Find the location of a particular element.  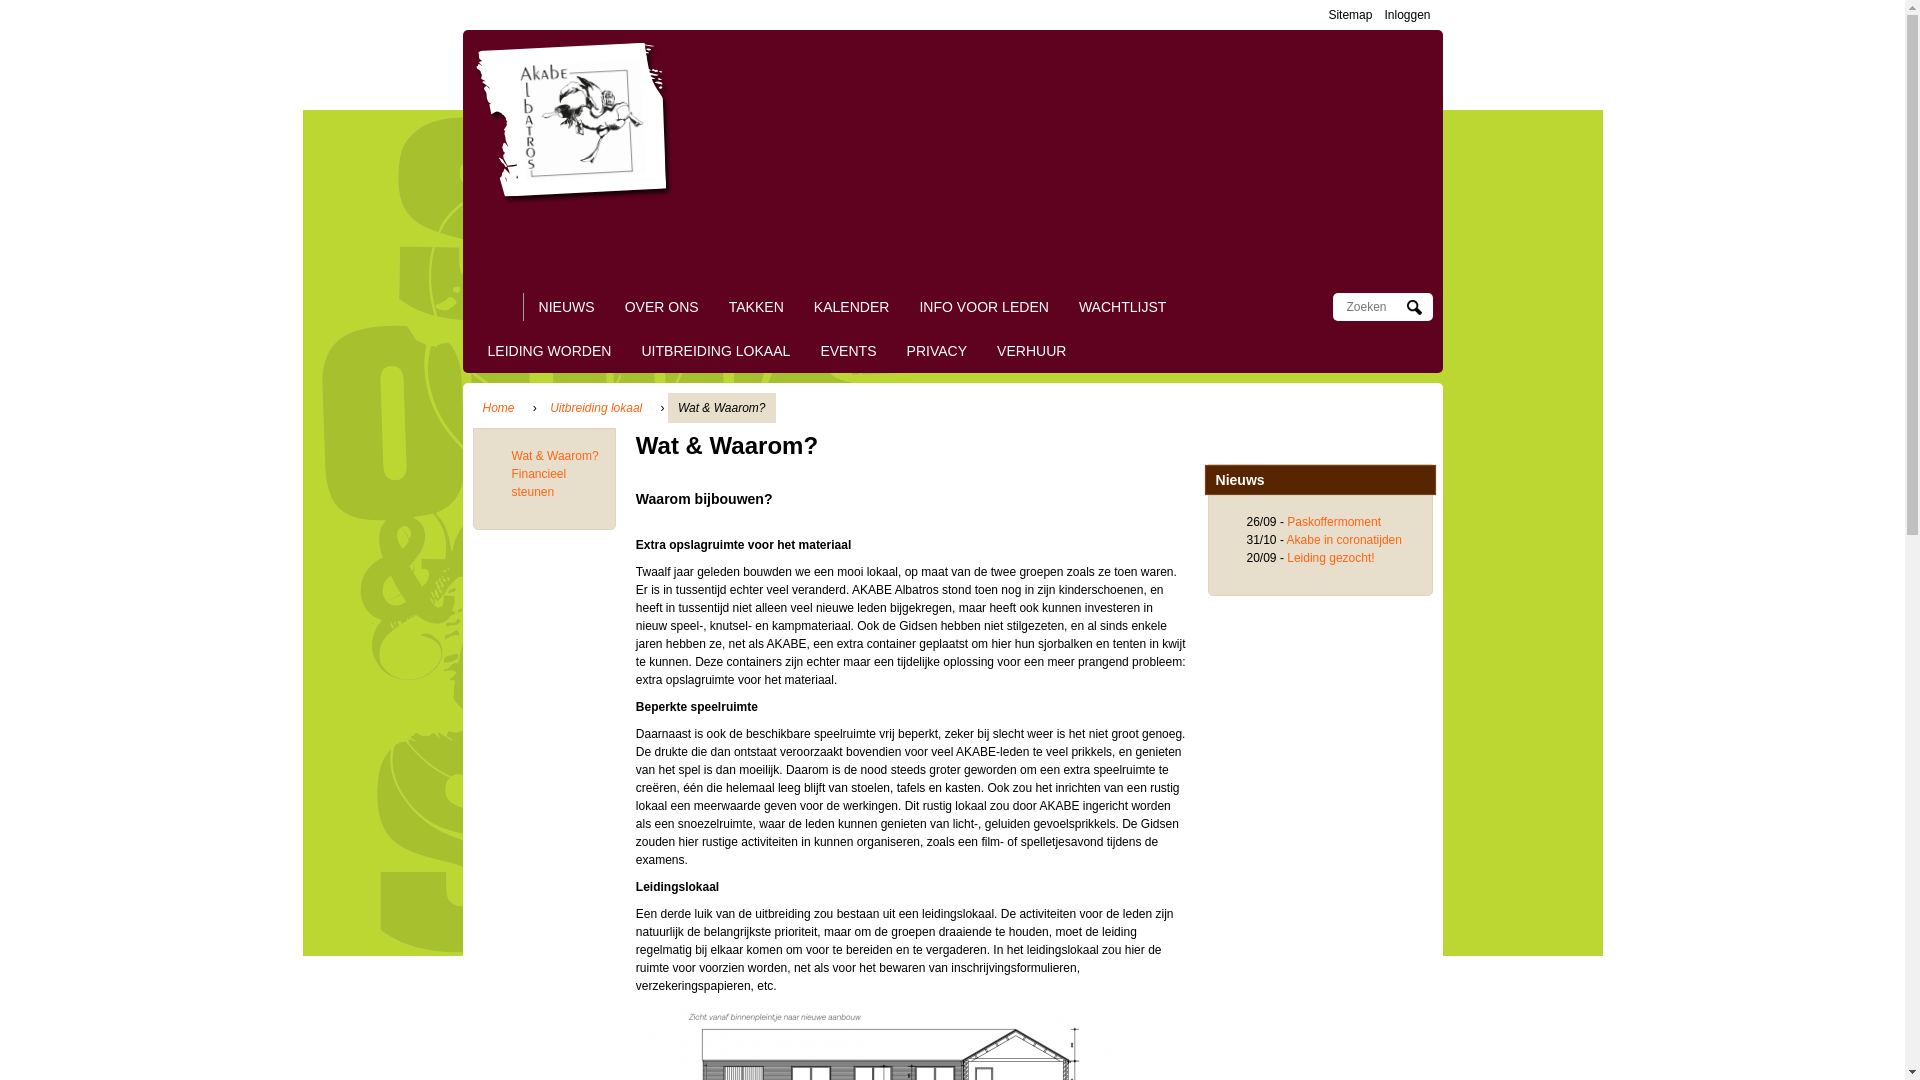

'TAKKEN' is located at coordinates (755, 307).